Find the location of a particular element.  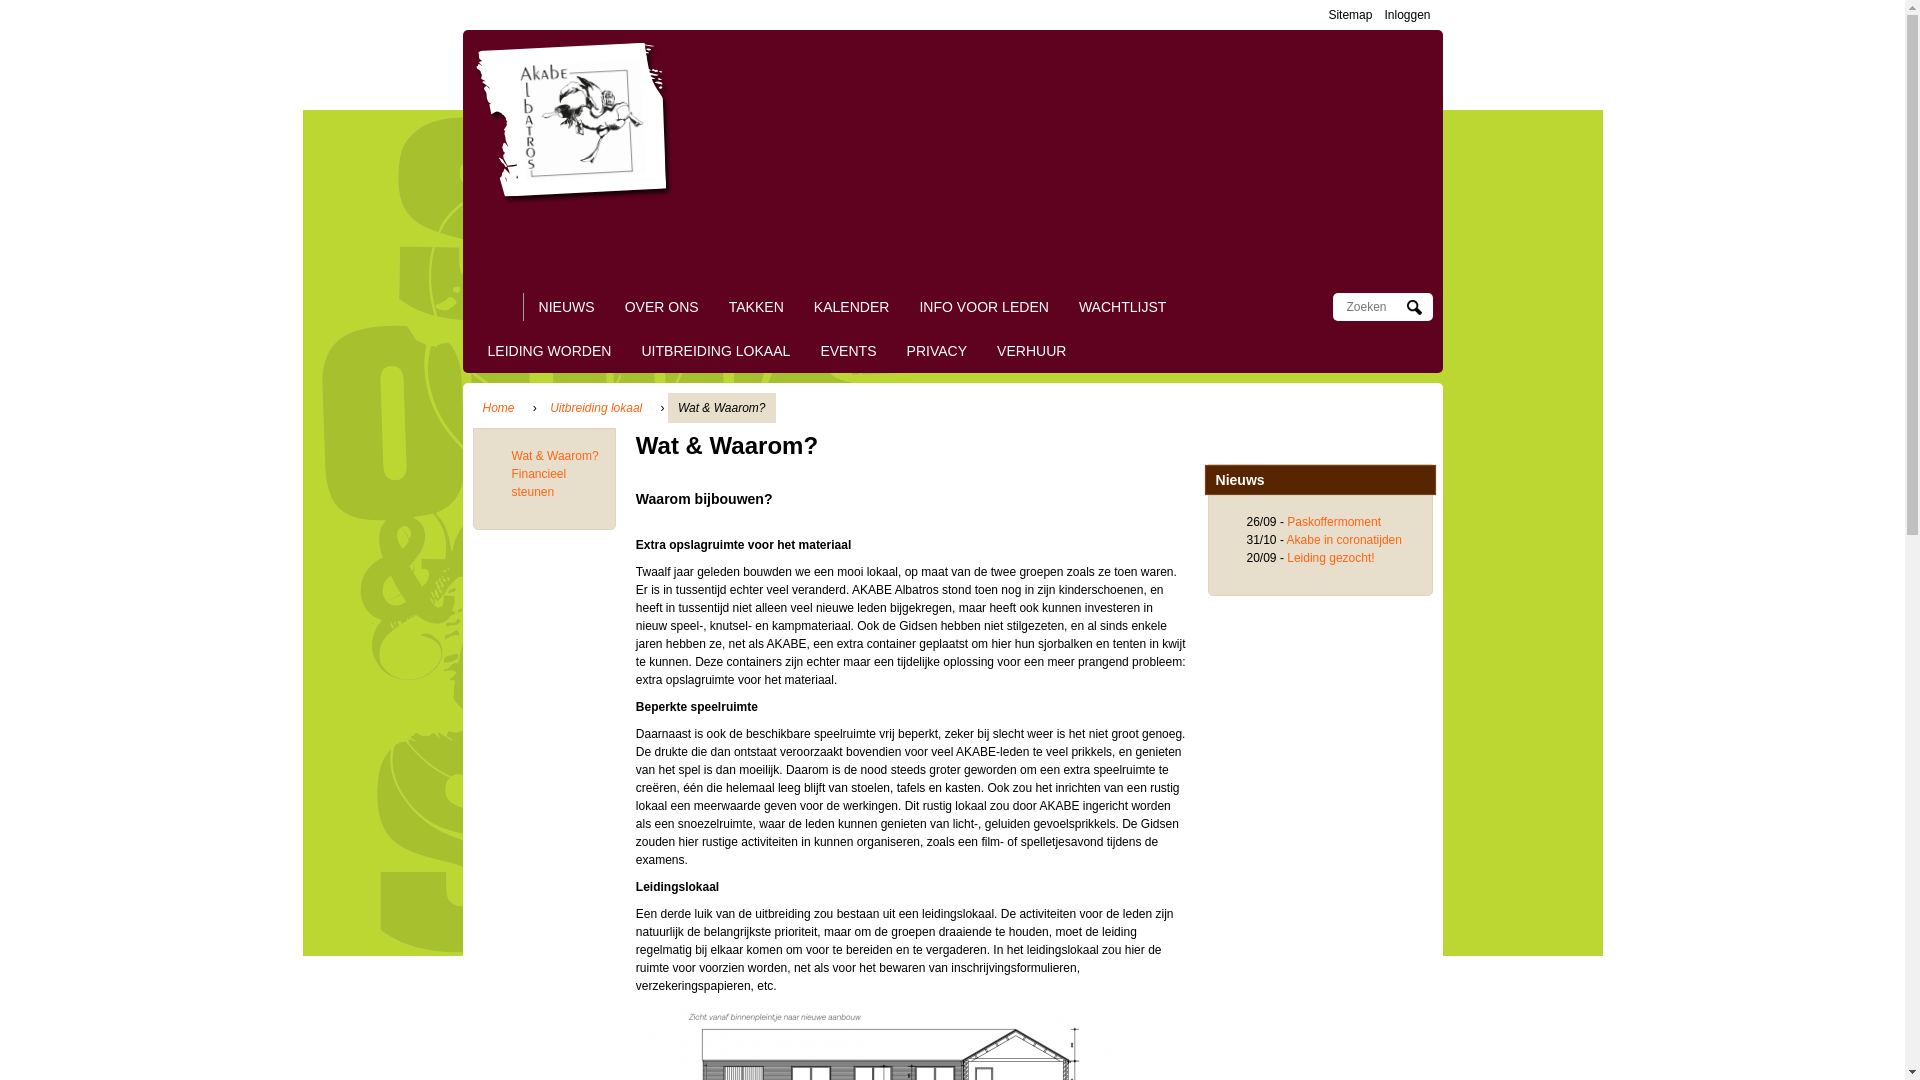

'TAKKEN' is located at coordinates (755, 307).